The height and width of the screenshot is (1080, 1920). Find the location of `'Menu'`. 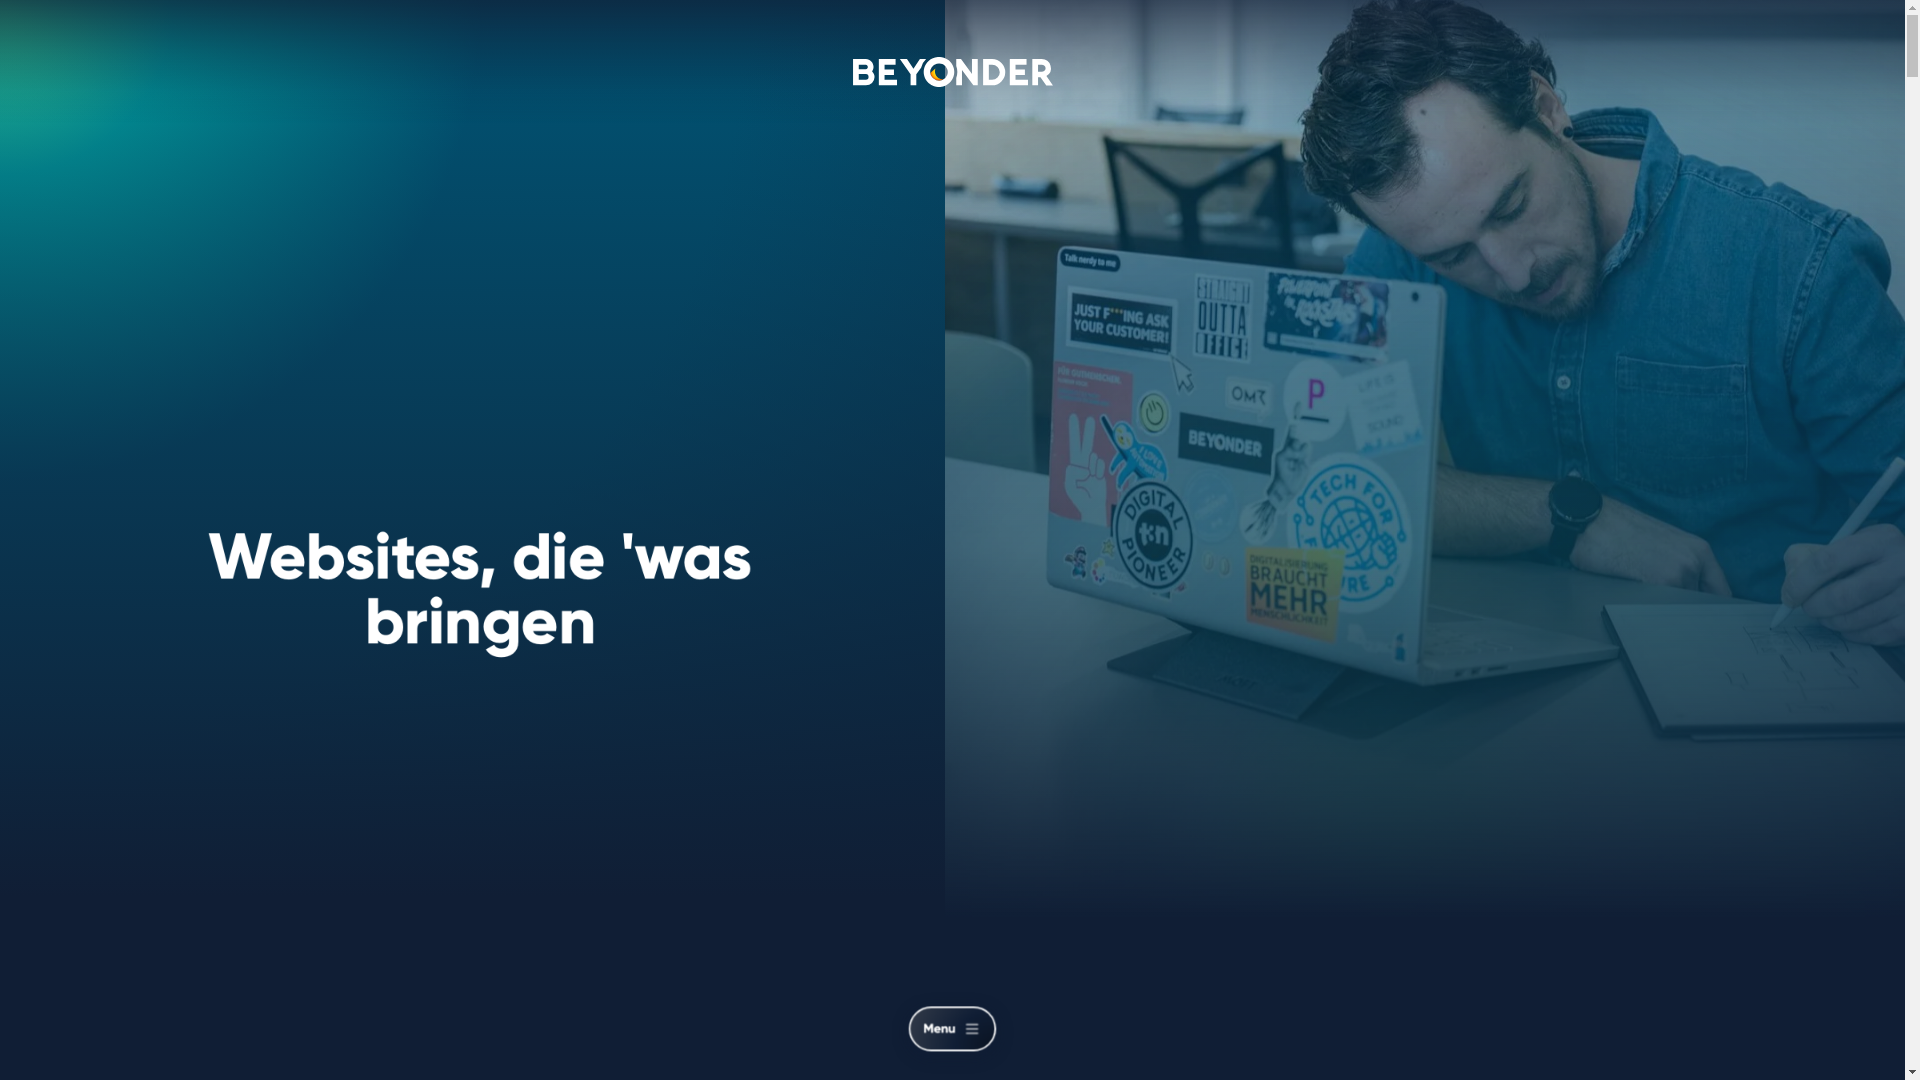

'Menu' is located at coordinates (964, 1033).